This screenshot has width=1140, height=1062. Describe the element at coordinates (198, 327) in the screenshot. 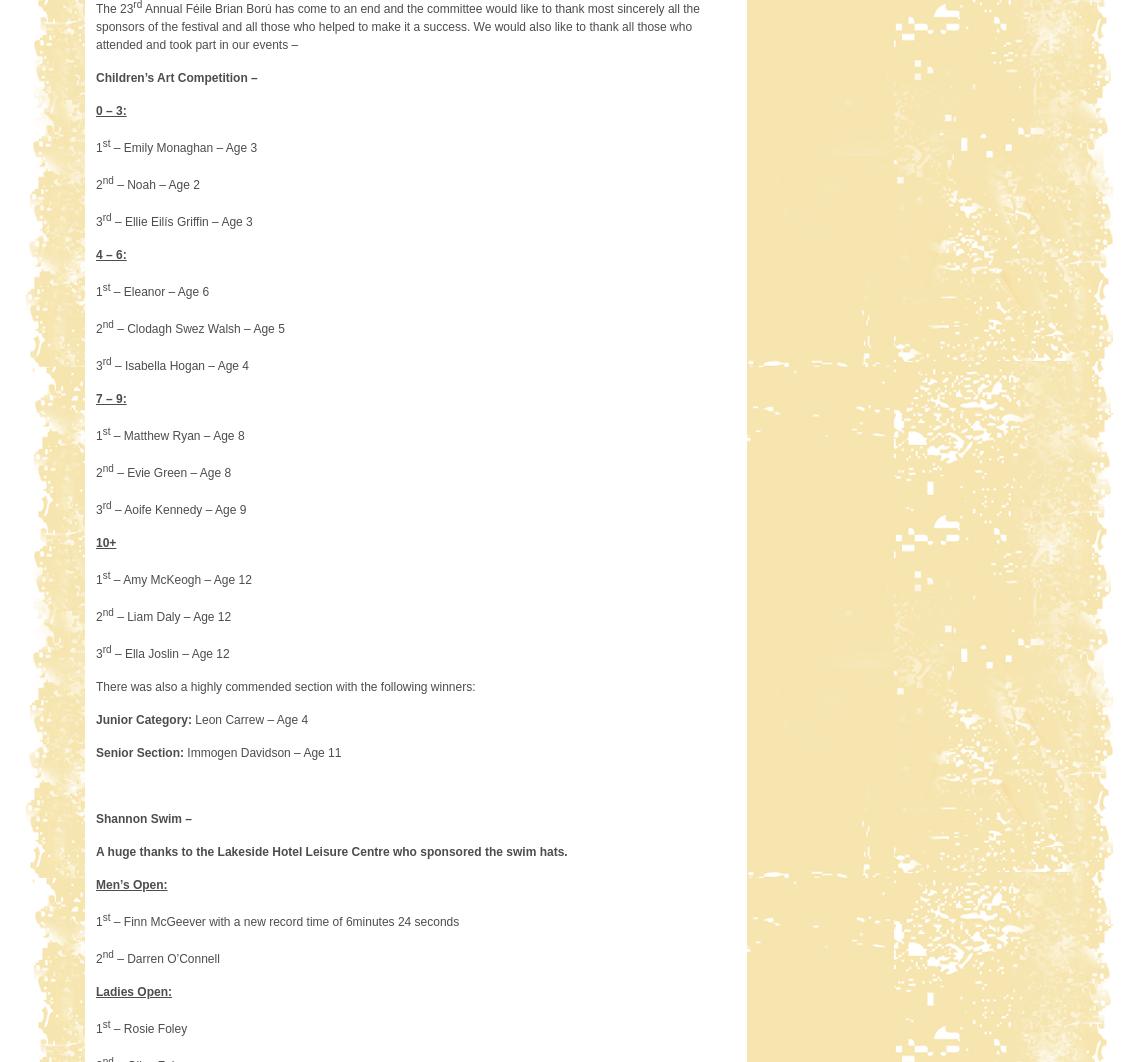

I see `'– Clodagh Swez Walsh – Age 5'` at that location.